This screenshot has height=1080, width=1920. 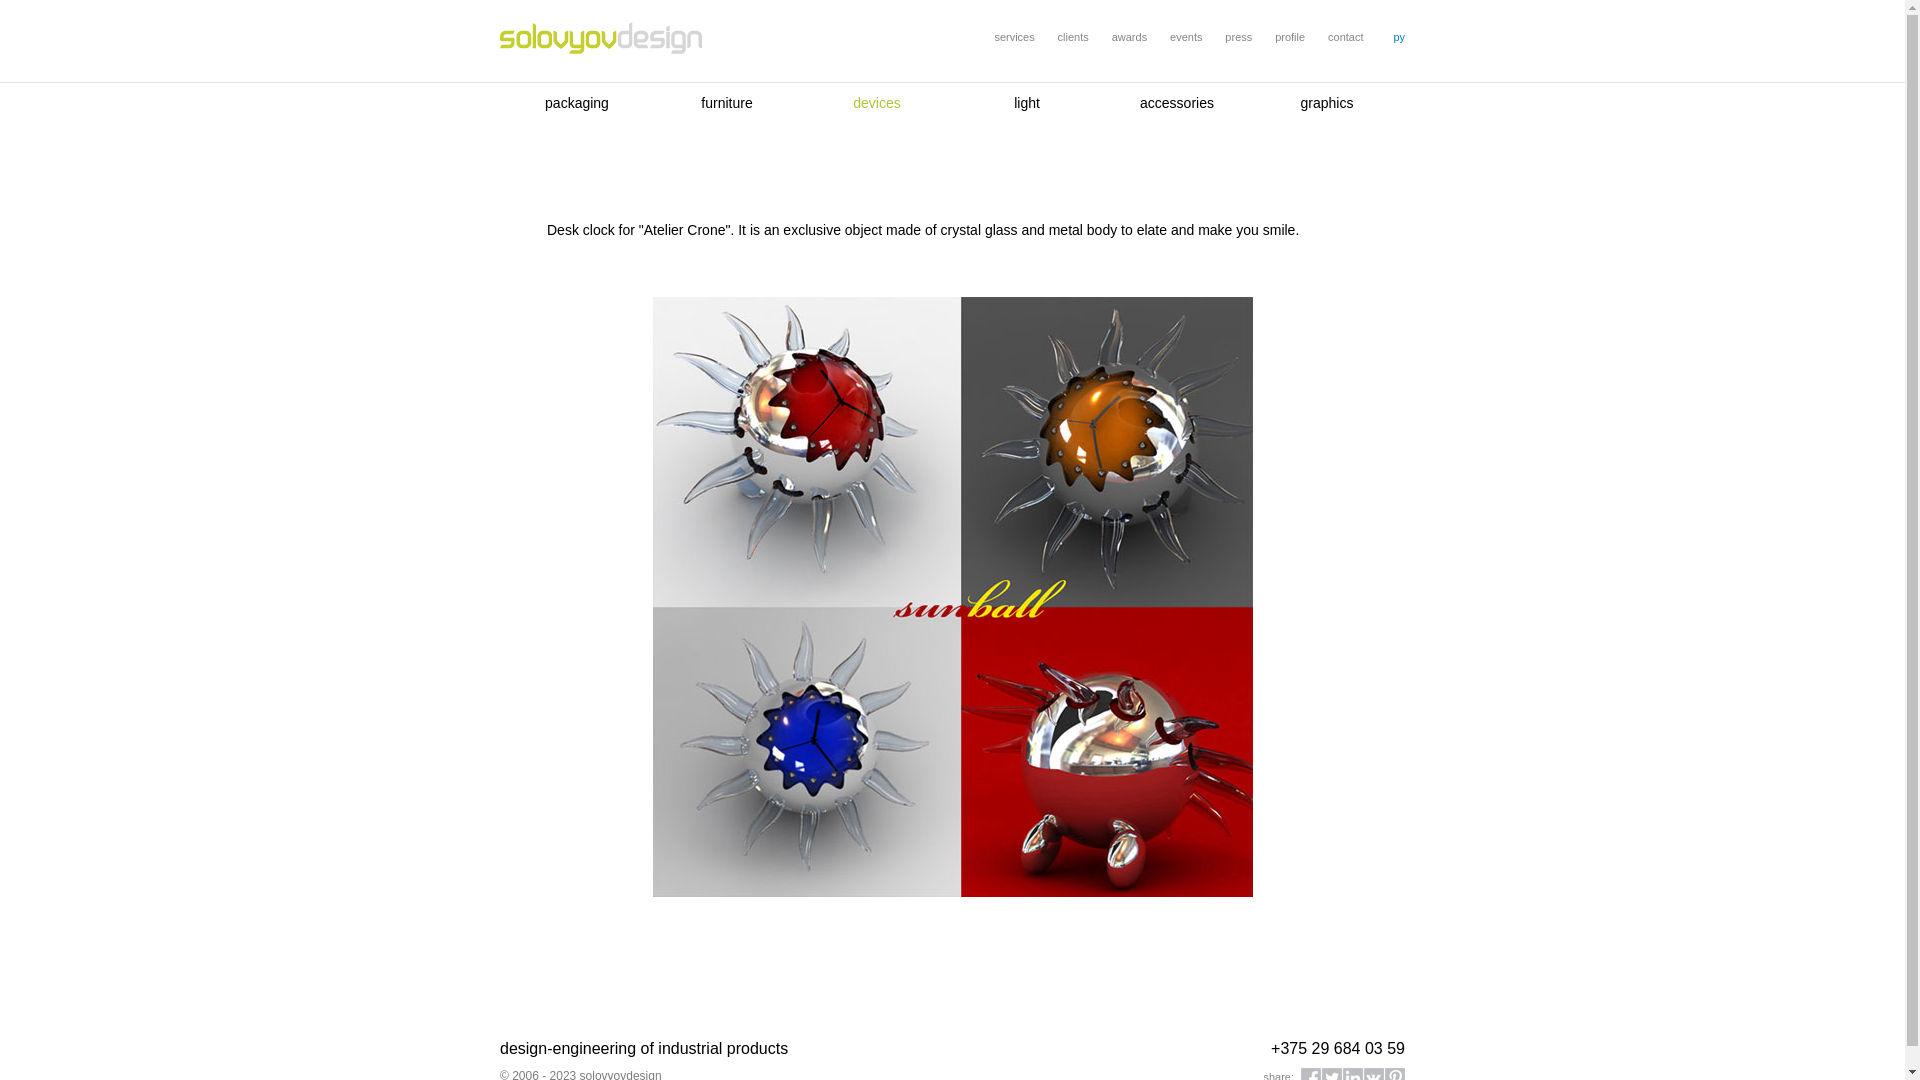 I want to click on 'press', so click(x=1237, y=37).